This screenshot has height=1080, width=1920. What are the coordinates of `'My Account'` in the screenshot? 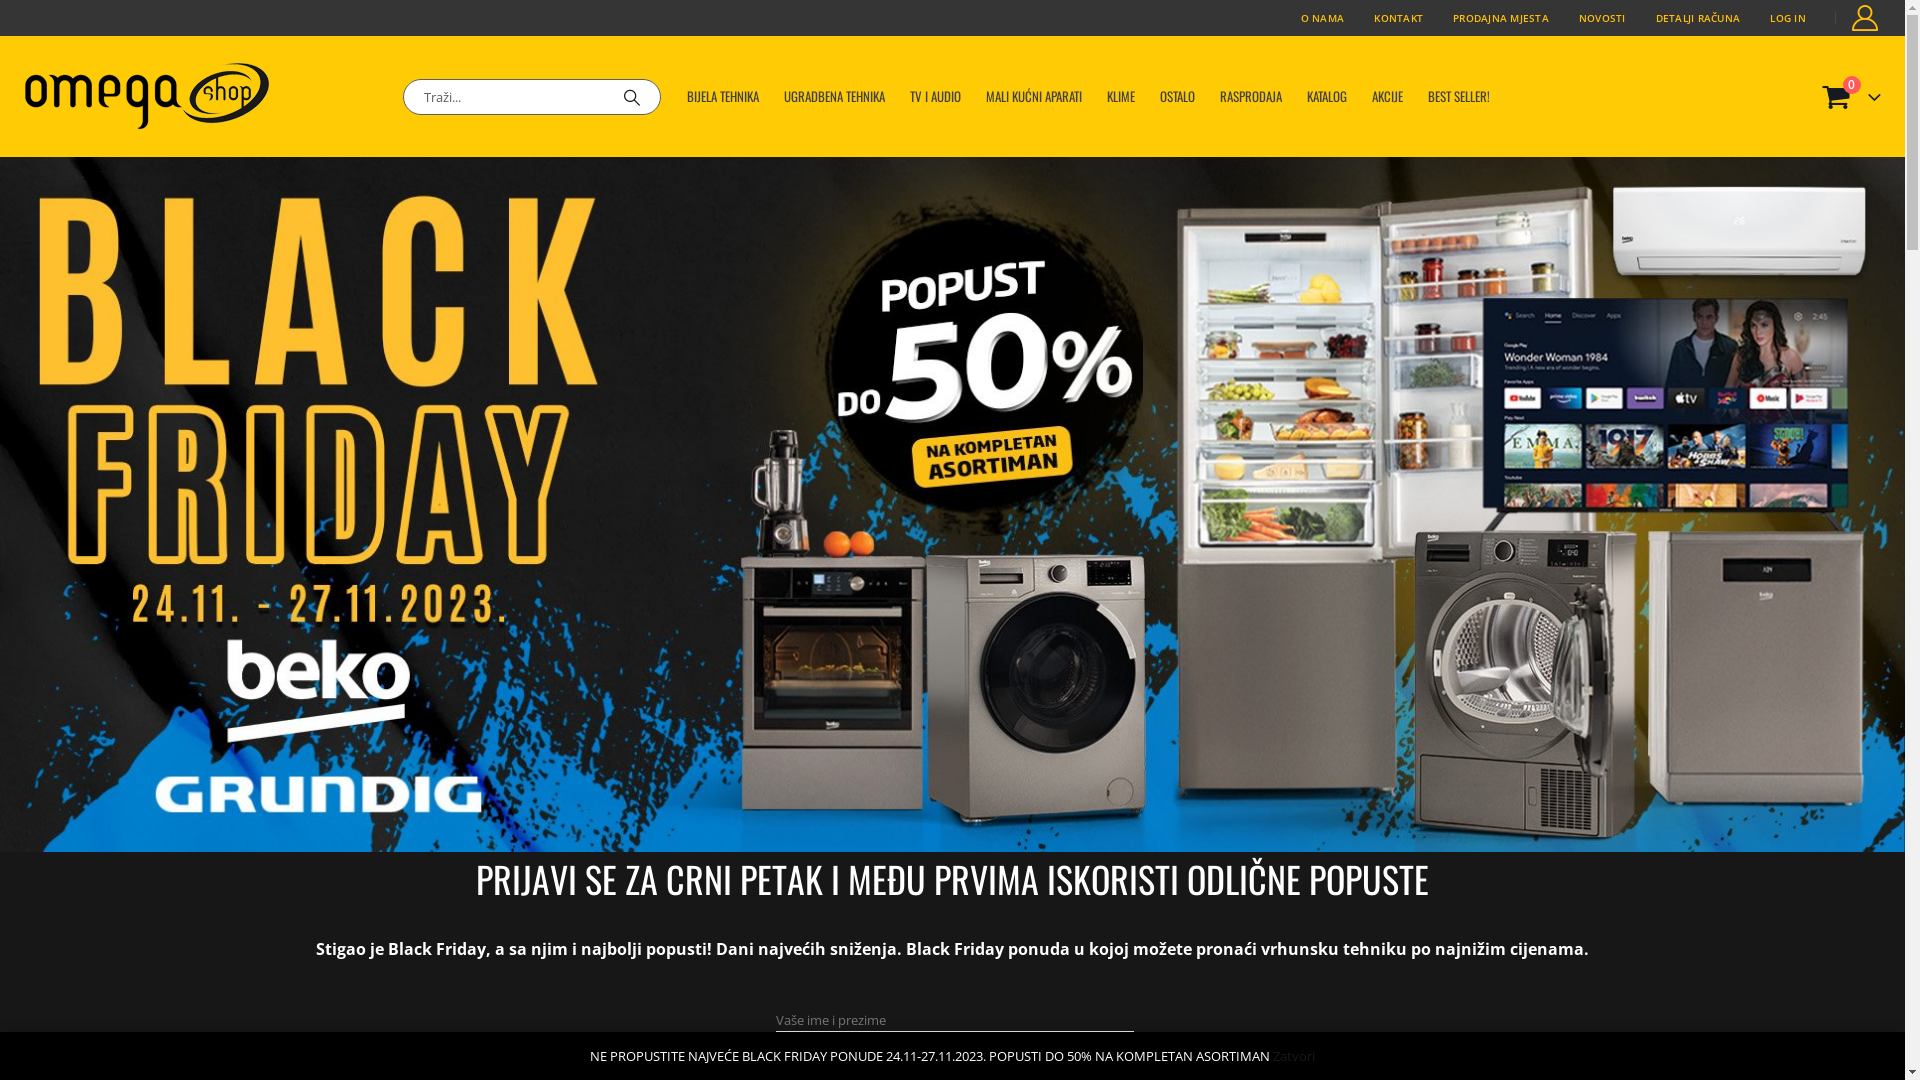 It's located at (1864, 18).